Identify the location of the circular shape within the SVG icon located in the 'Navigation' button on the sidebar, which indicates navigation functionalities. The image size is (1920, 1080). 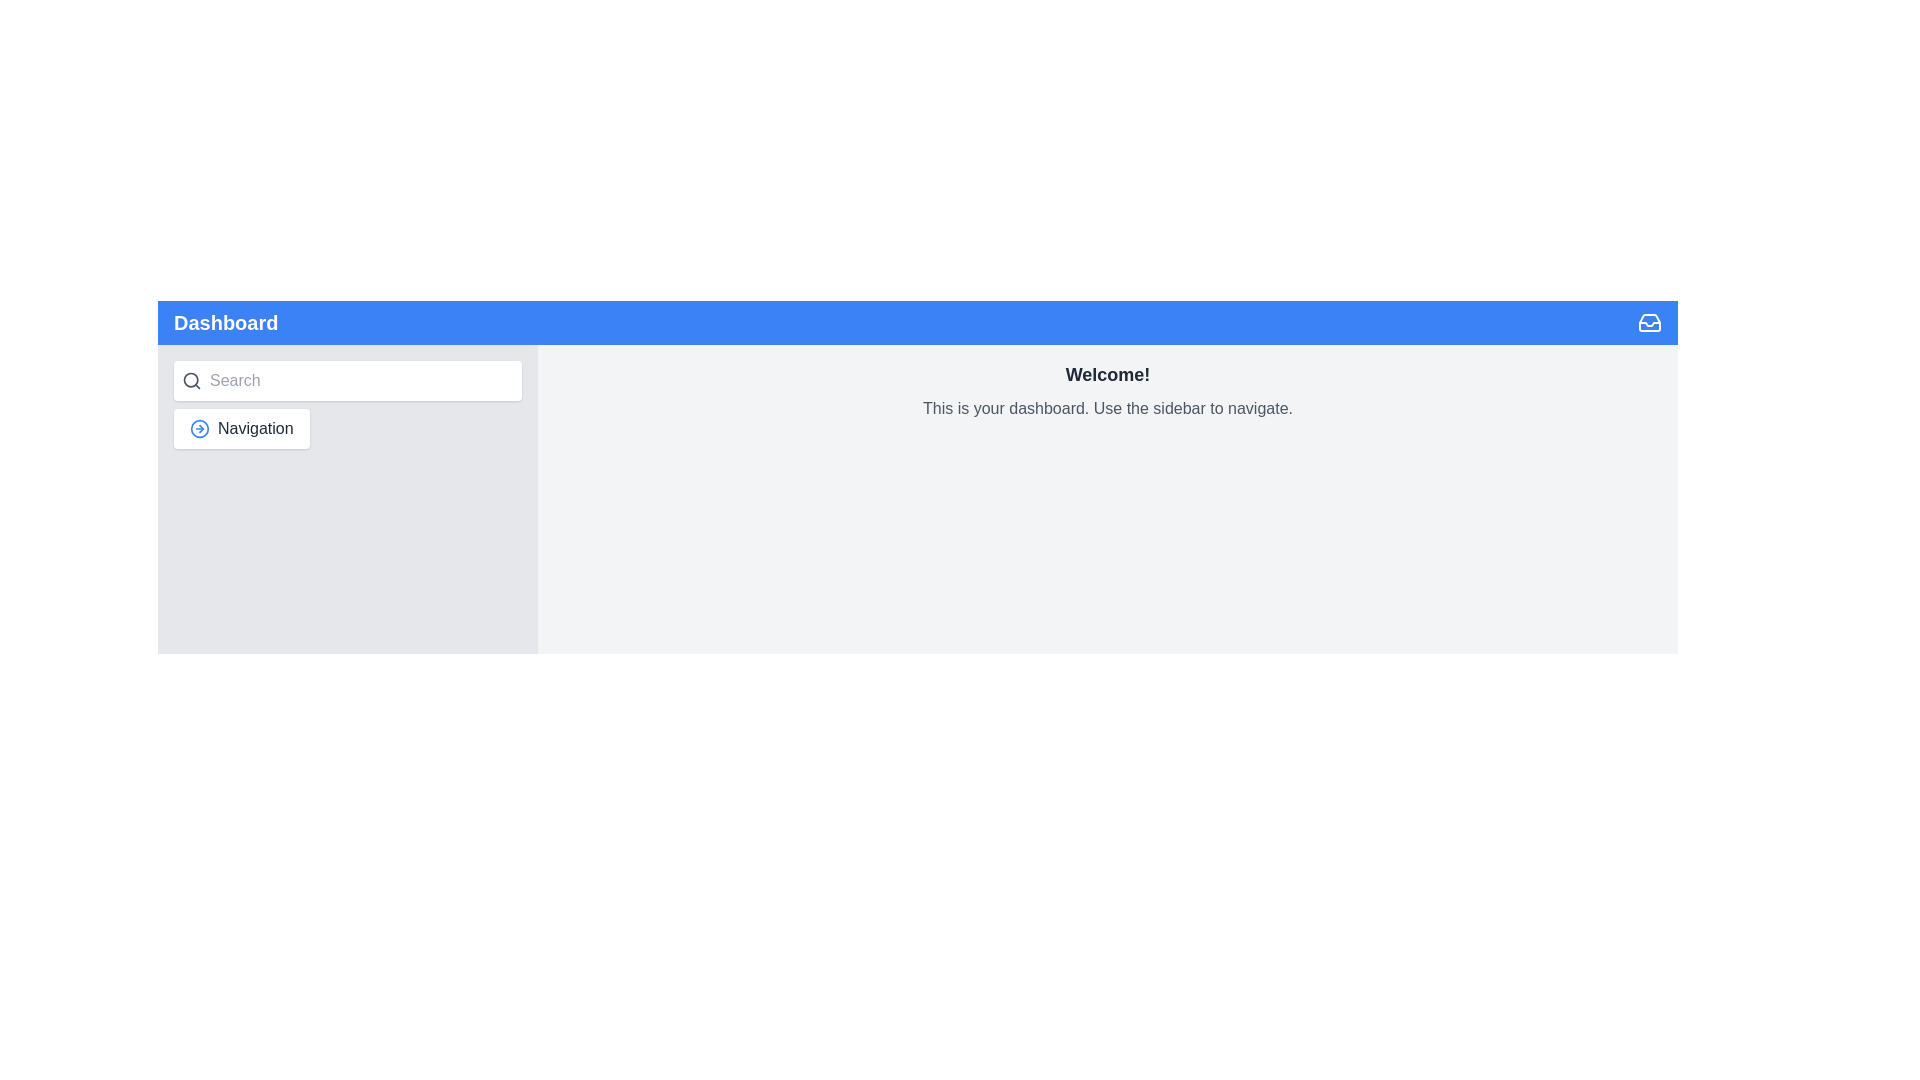
(200, 427).